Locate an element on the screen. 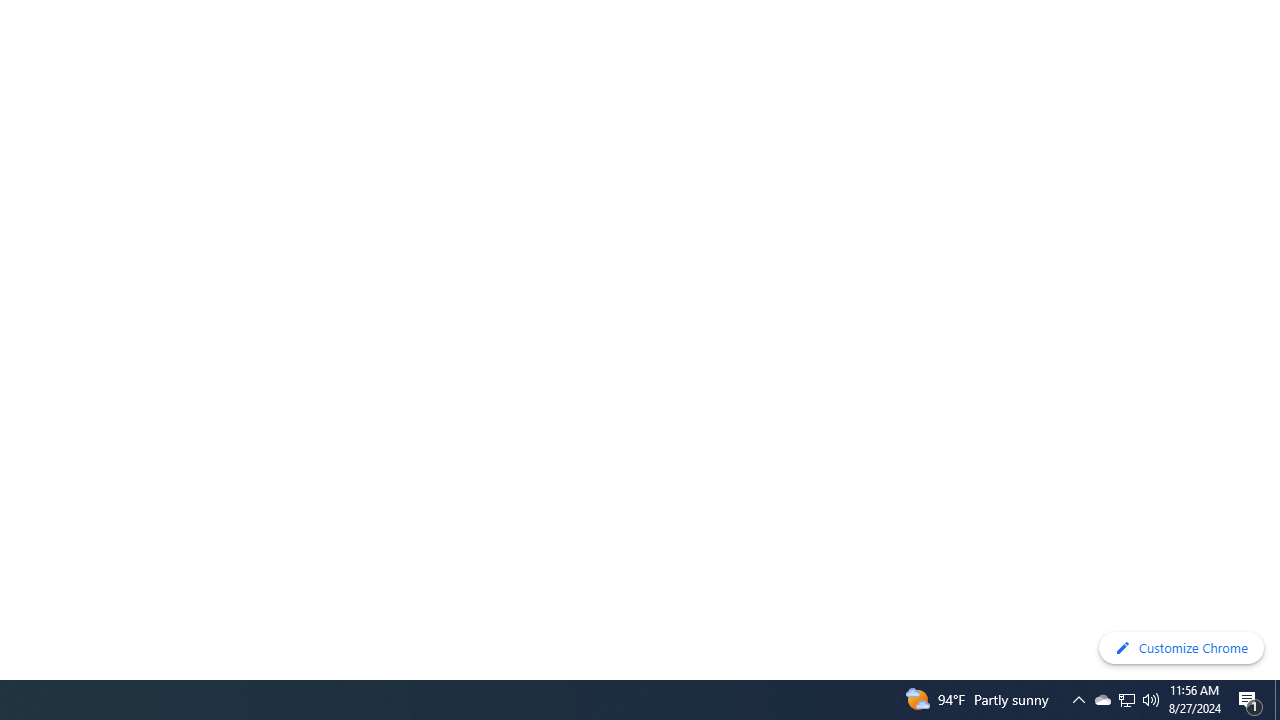 This screenshot has width=1280, height=720. 'Customize Chrome' is located at coordinates (1181, 648).